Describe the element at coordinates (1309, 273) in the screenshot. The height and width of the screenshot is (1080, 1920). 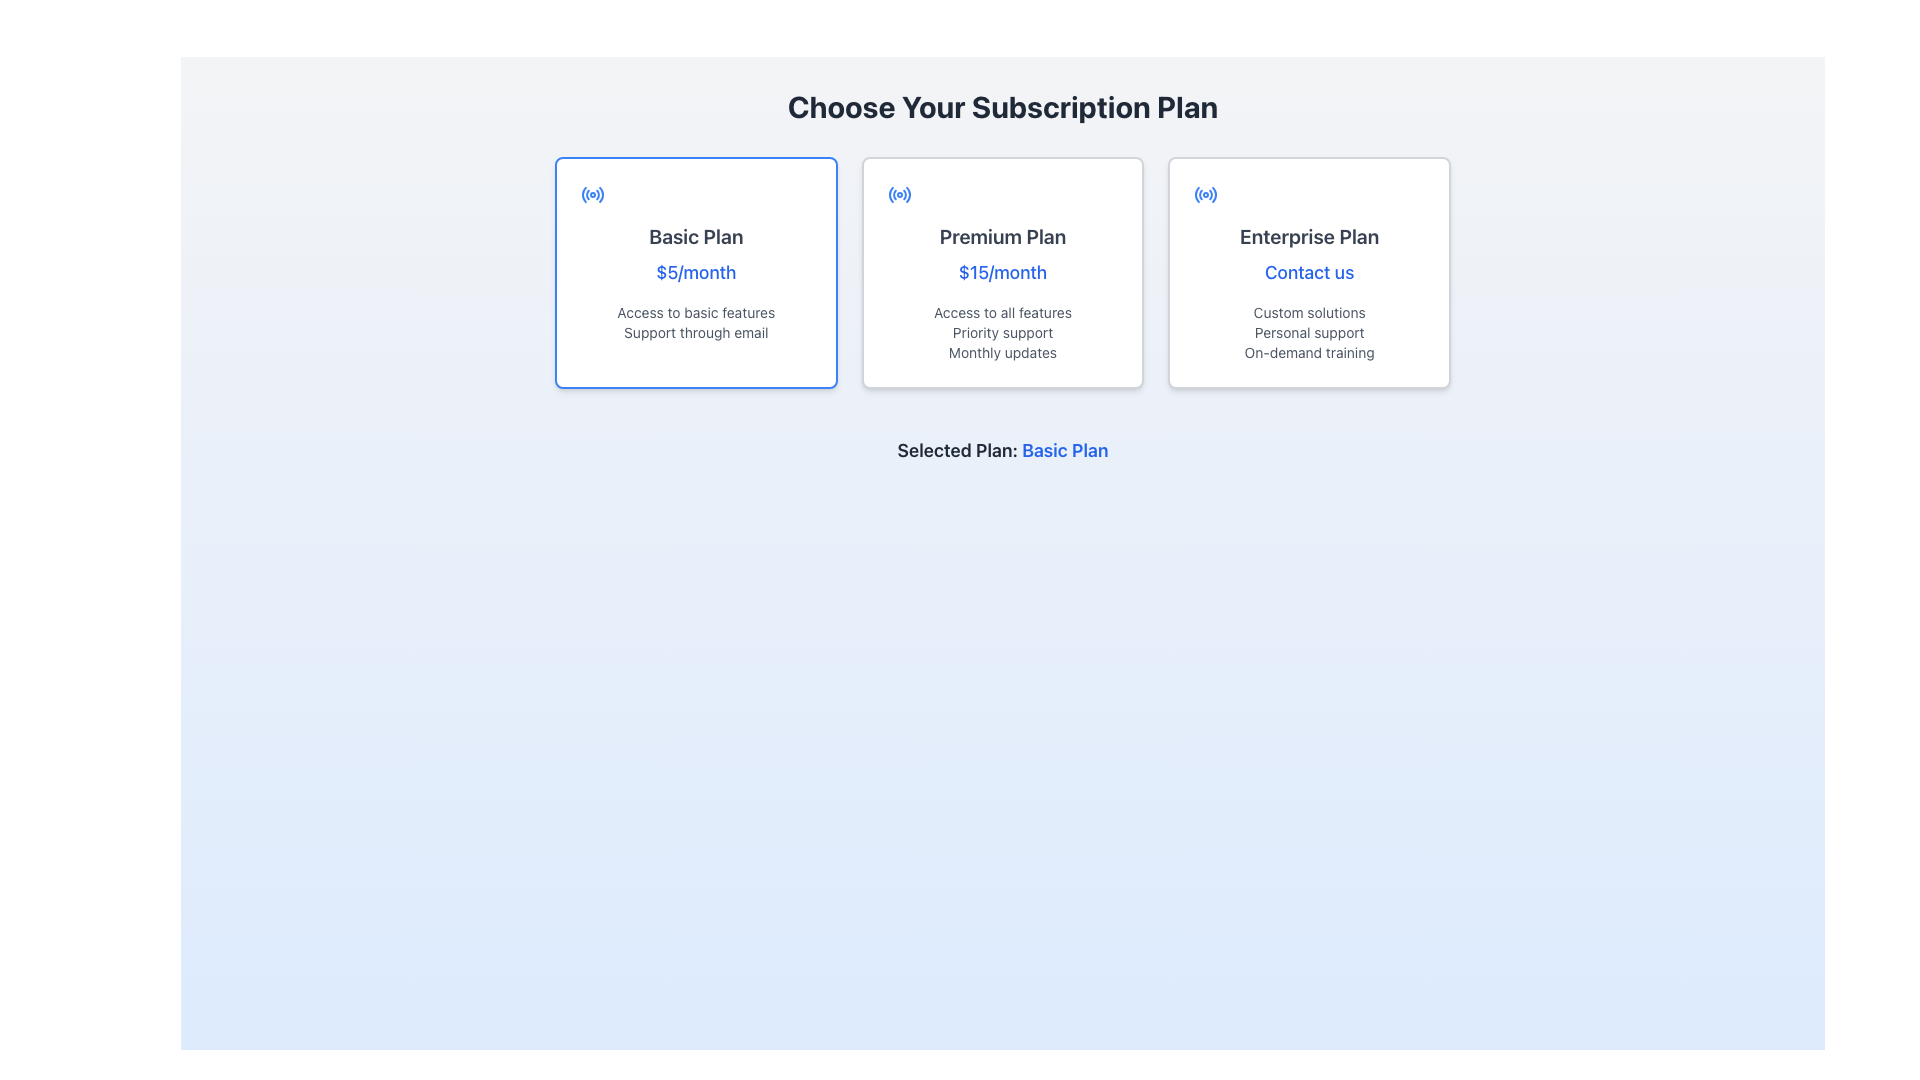
I see `the 'Contact us' text label displayed in a bold blue font, located below the 'Enterprise Plan' title in the pricing table` at that location.